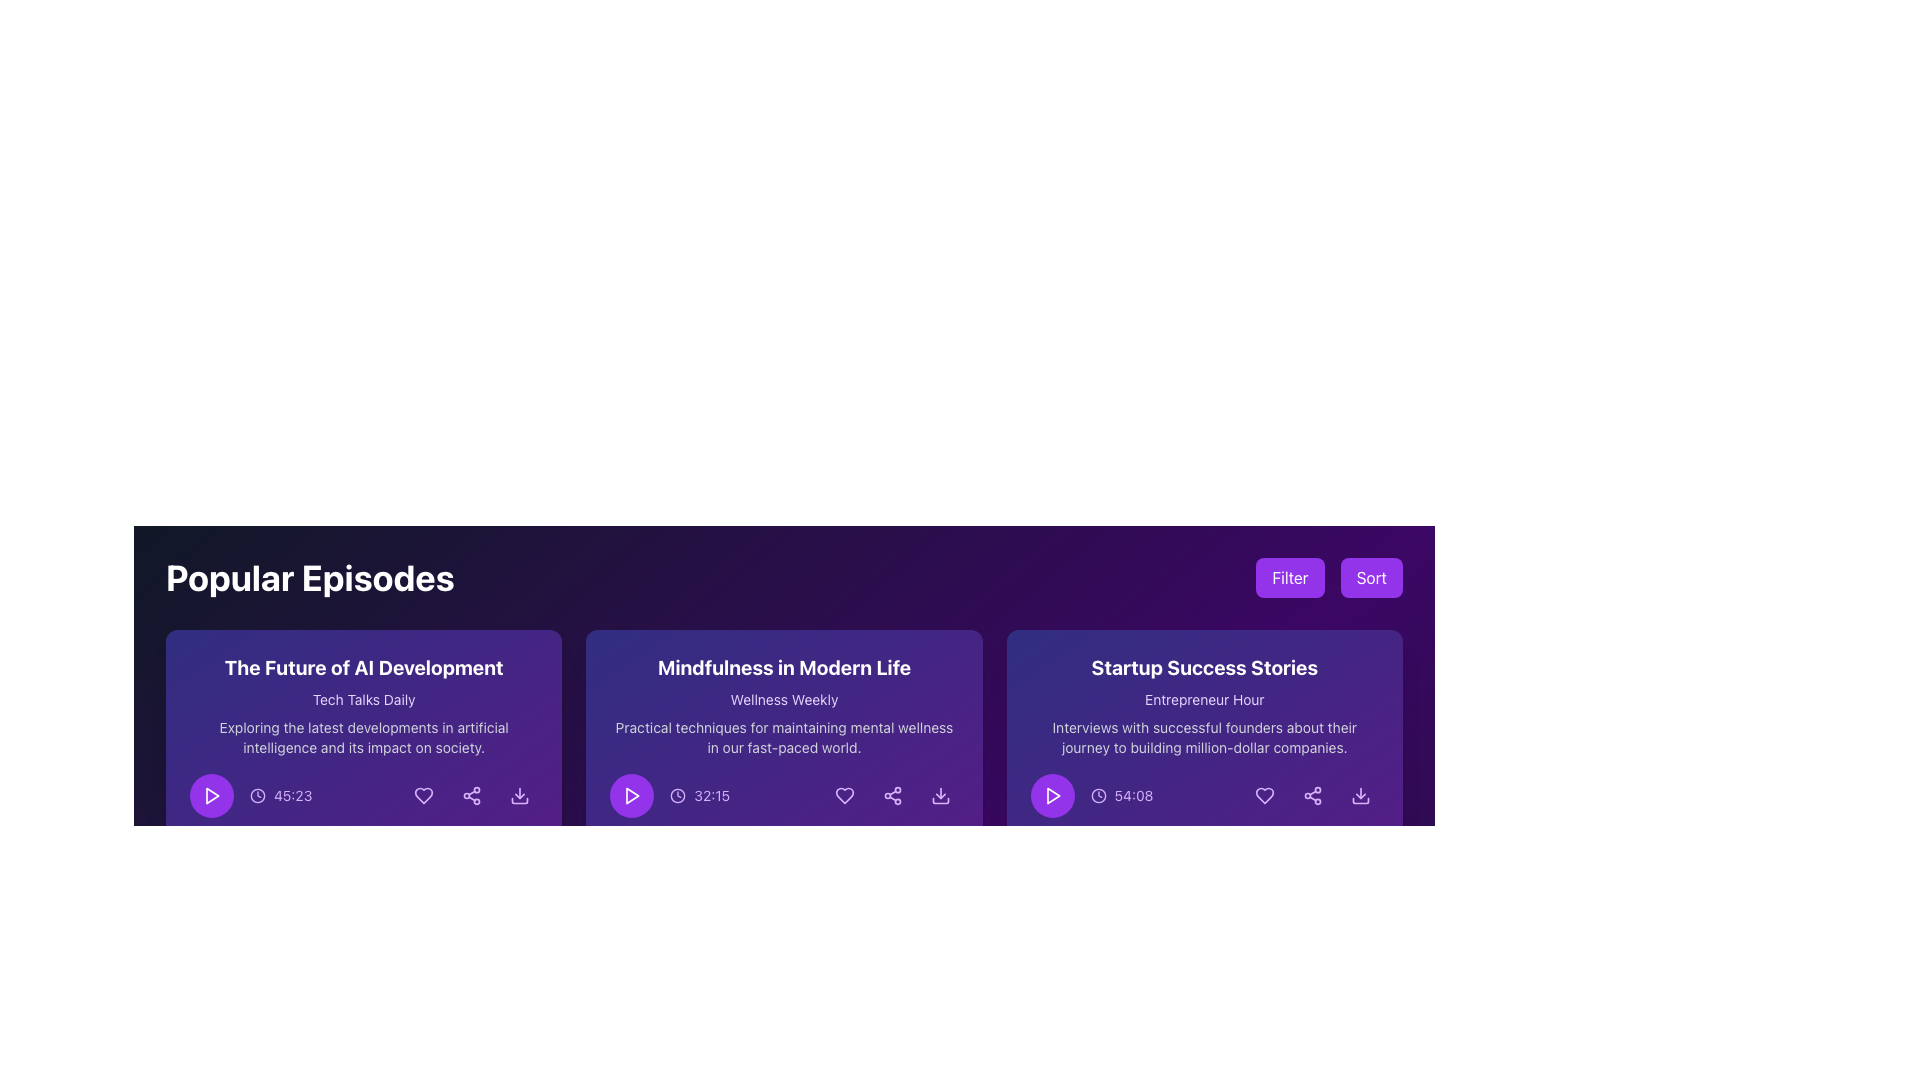 The height and width of the screenshot is (1080, 1920). I want to click on the play button located at the bottom of the Content card titled 'Mindfulness in Modern Life', so click(783, 763).